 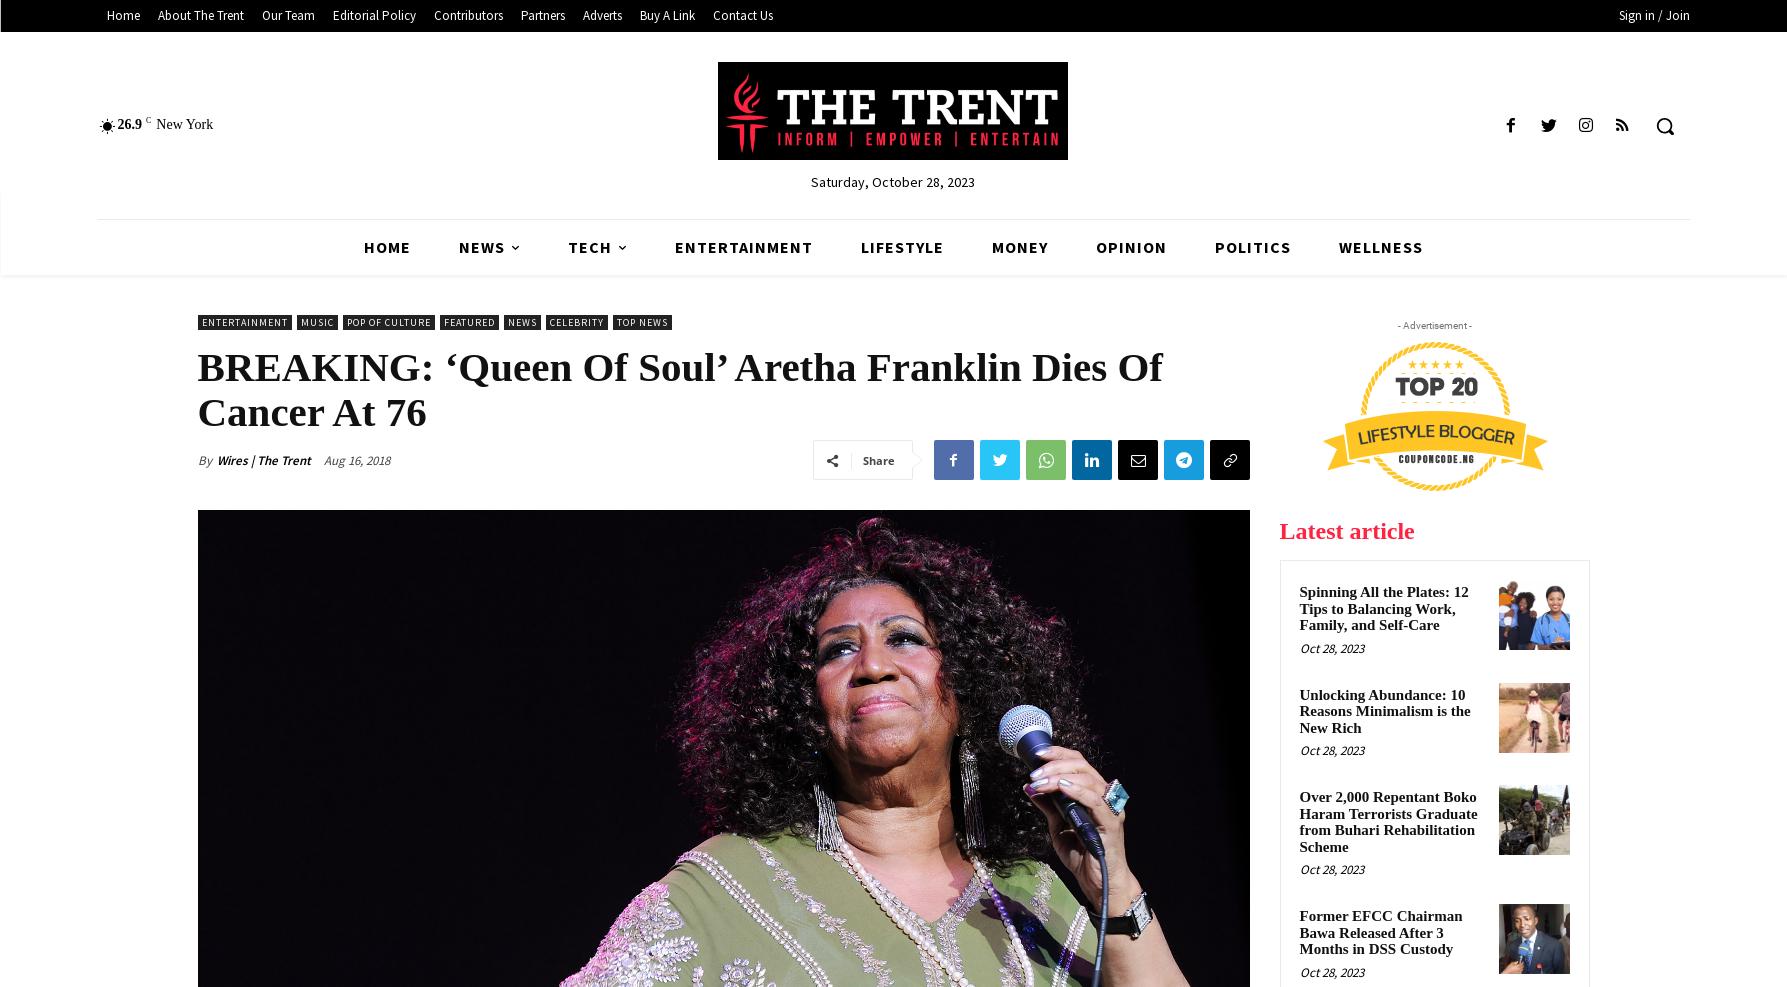 I want to click on 'Politics', so click(x=1214, y=247).